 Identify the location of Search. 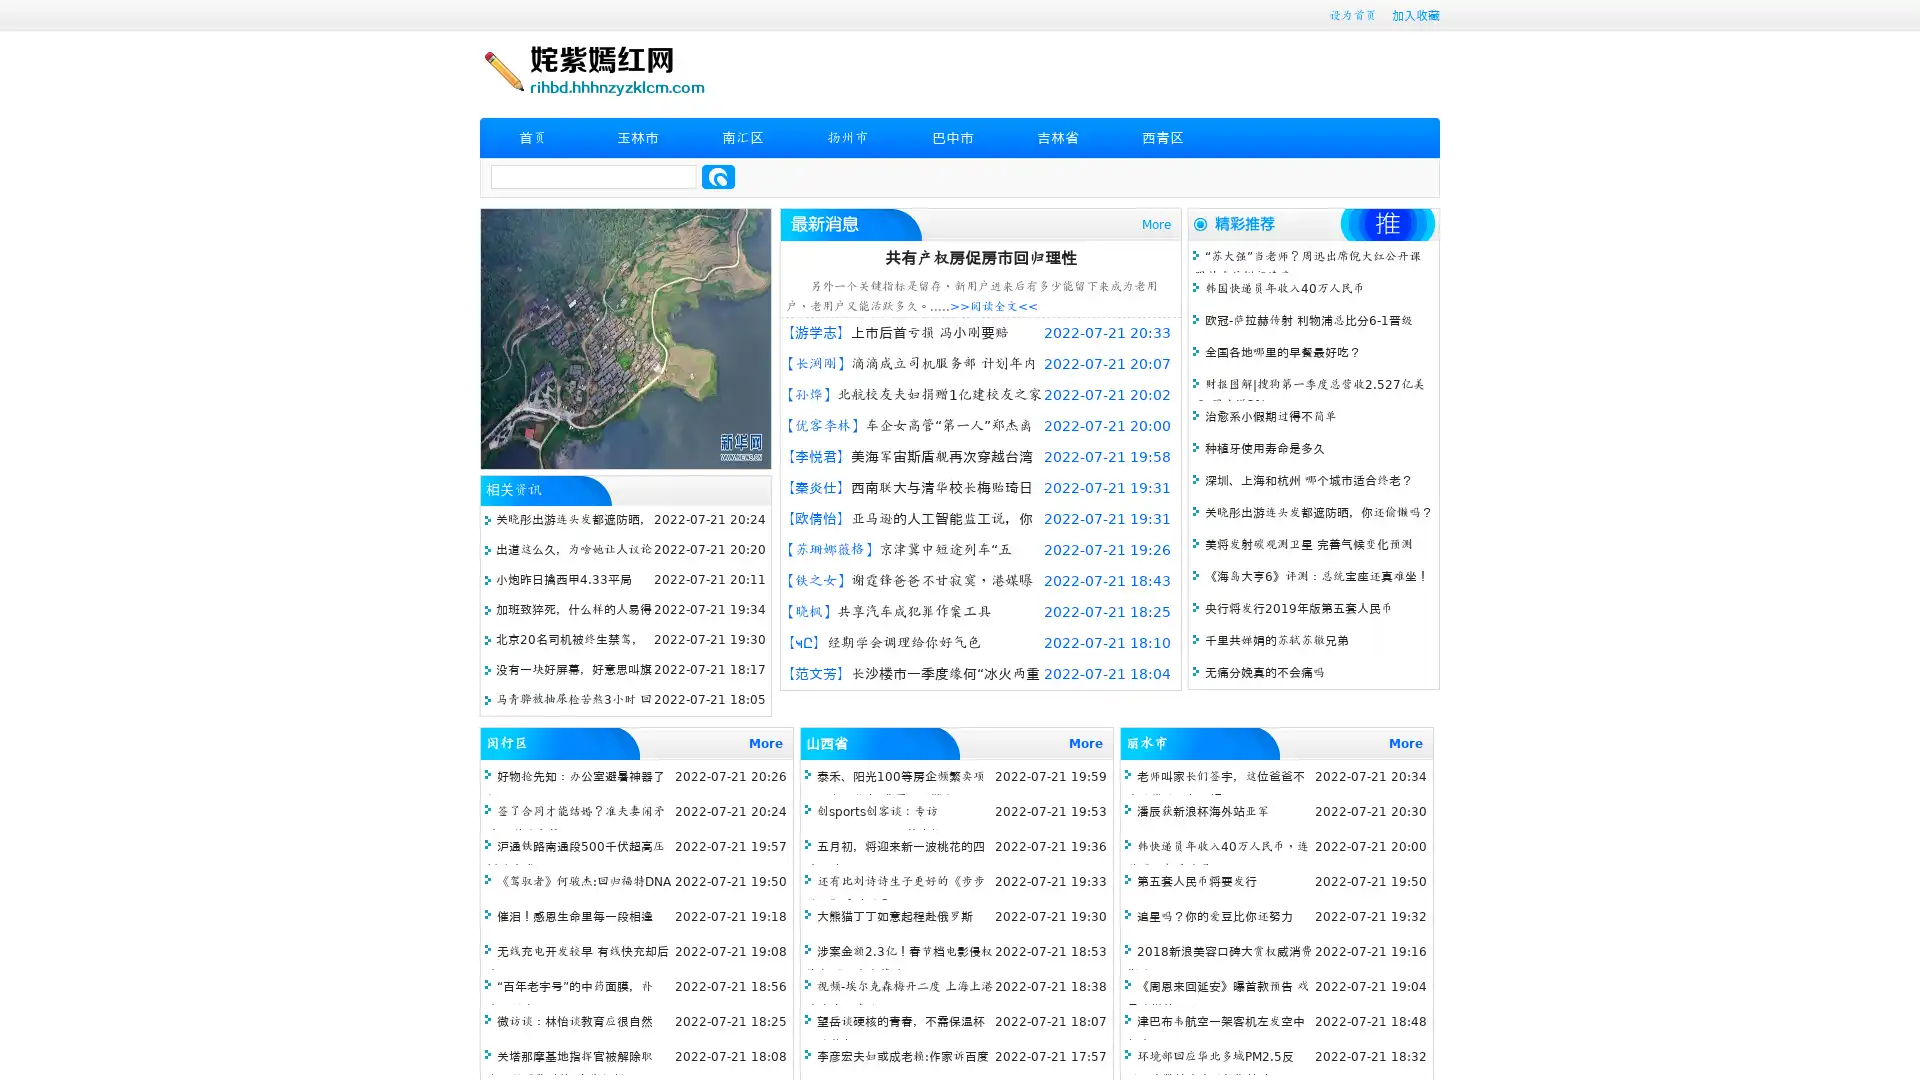
(718, 176).